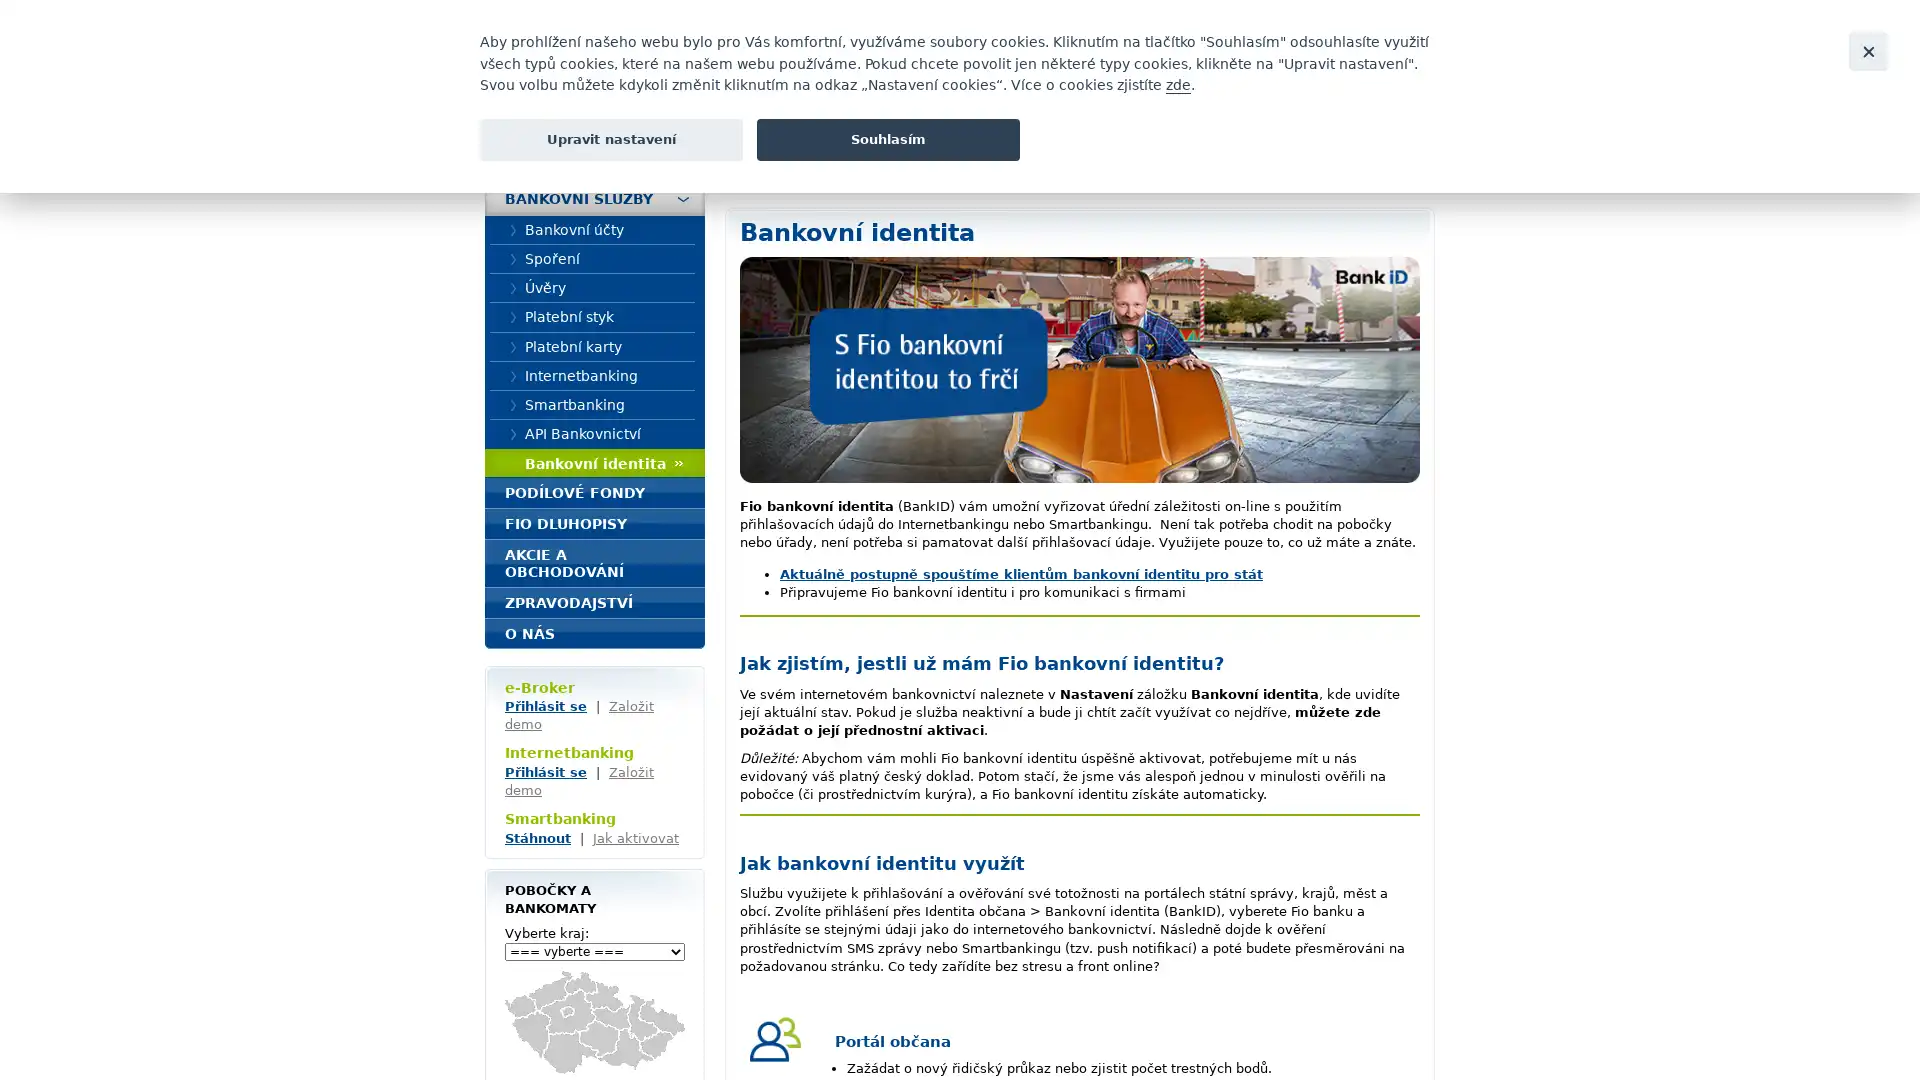  What do you see at coordinates (887, 138) in the screenshot?
I see `Souhlasim` at bounding box center [887, 138].